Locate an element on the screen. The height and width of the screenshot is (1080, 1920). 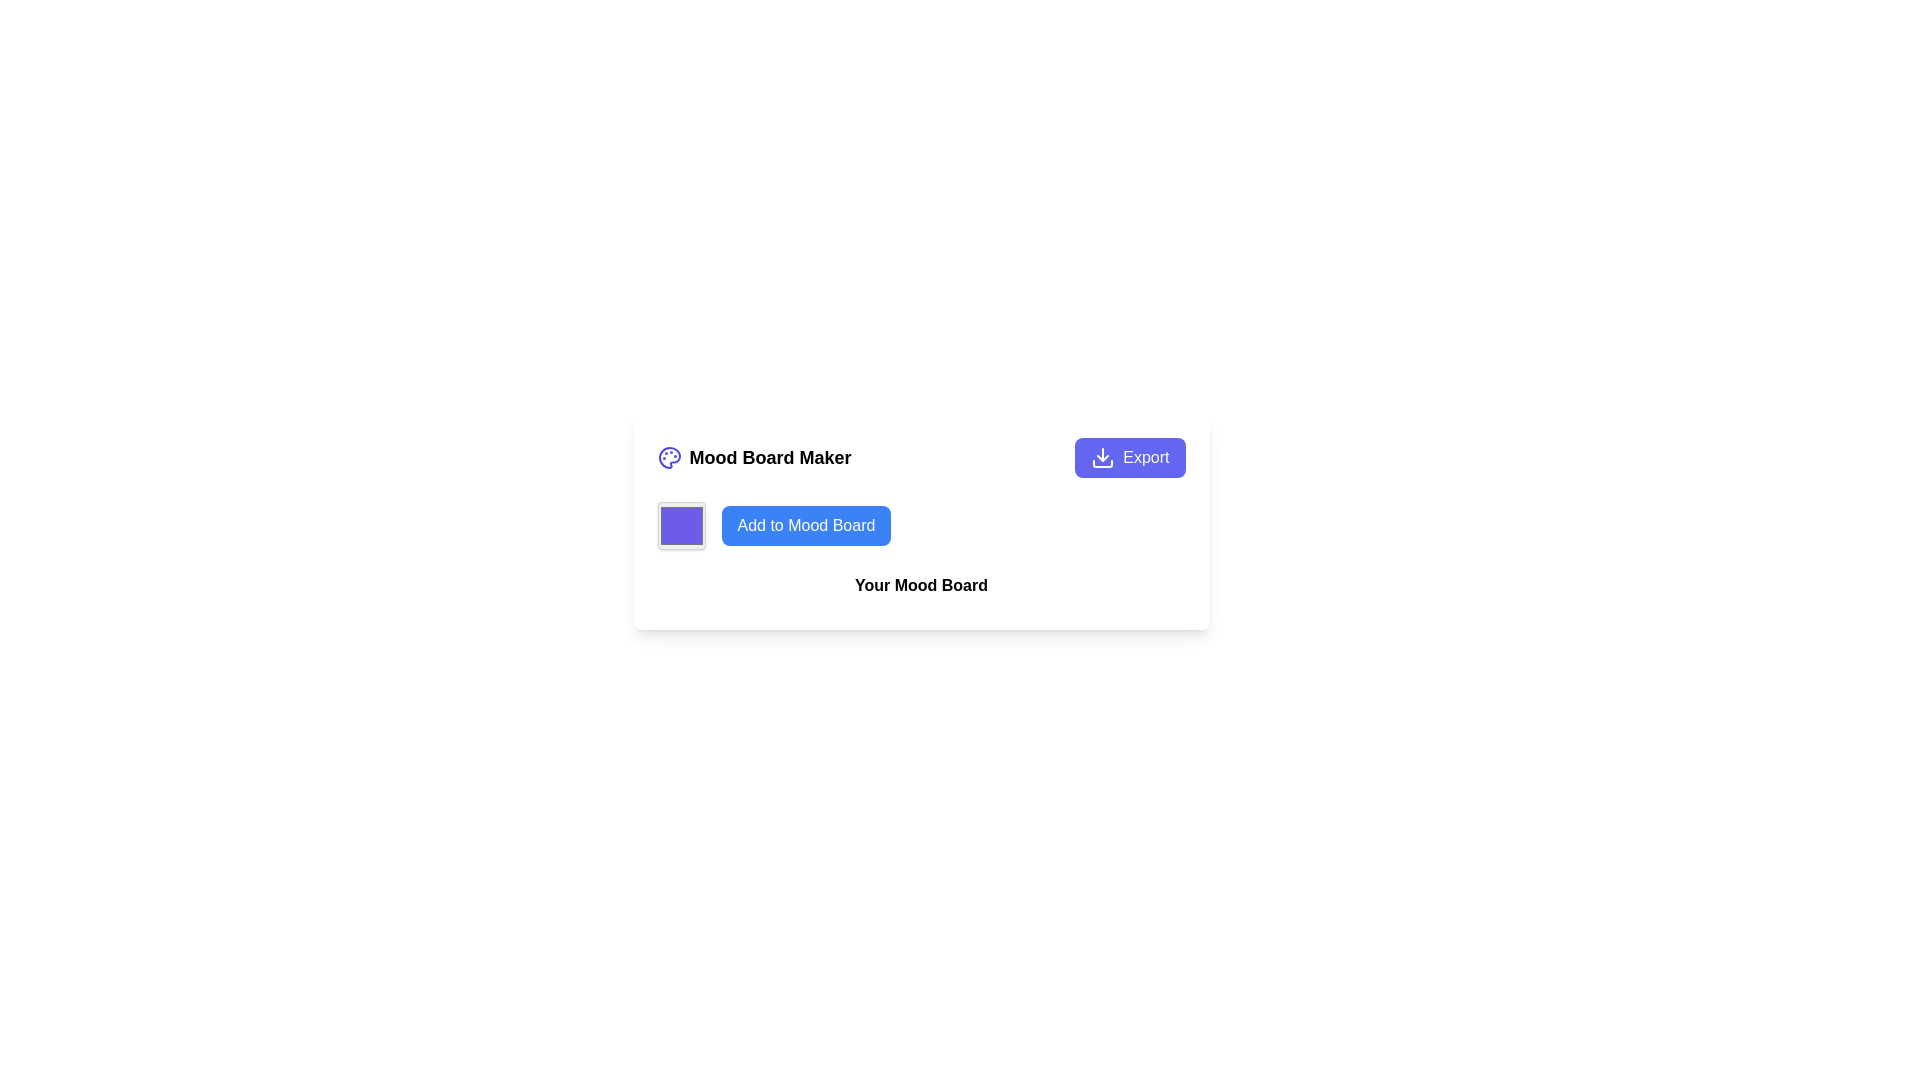
the static text label that serves as a section header for the user's mood board is located at coordinates (920, 589).